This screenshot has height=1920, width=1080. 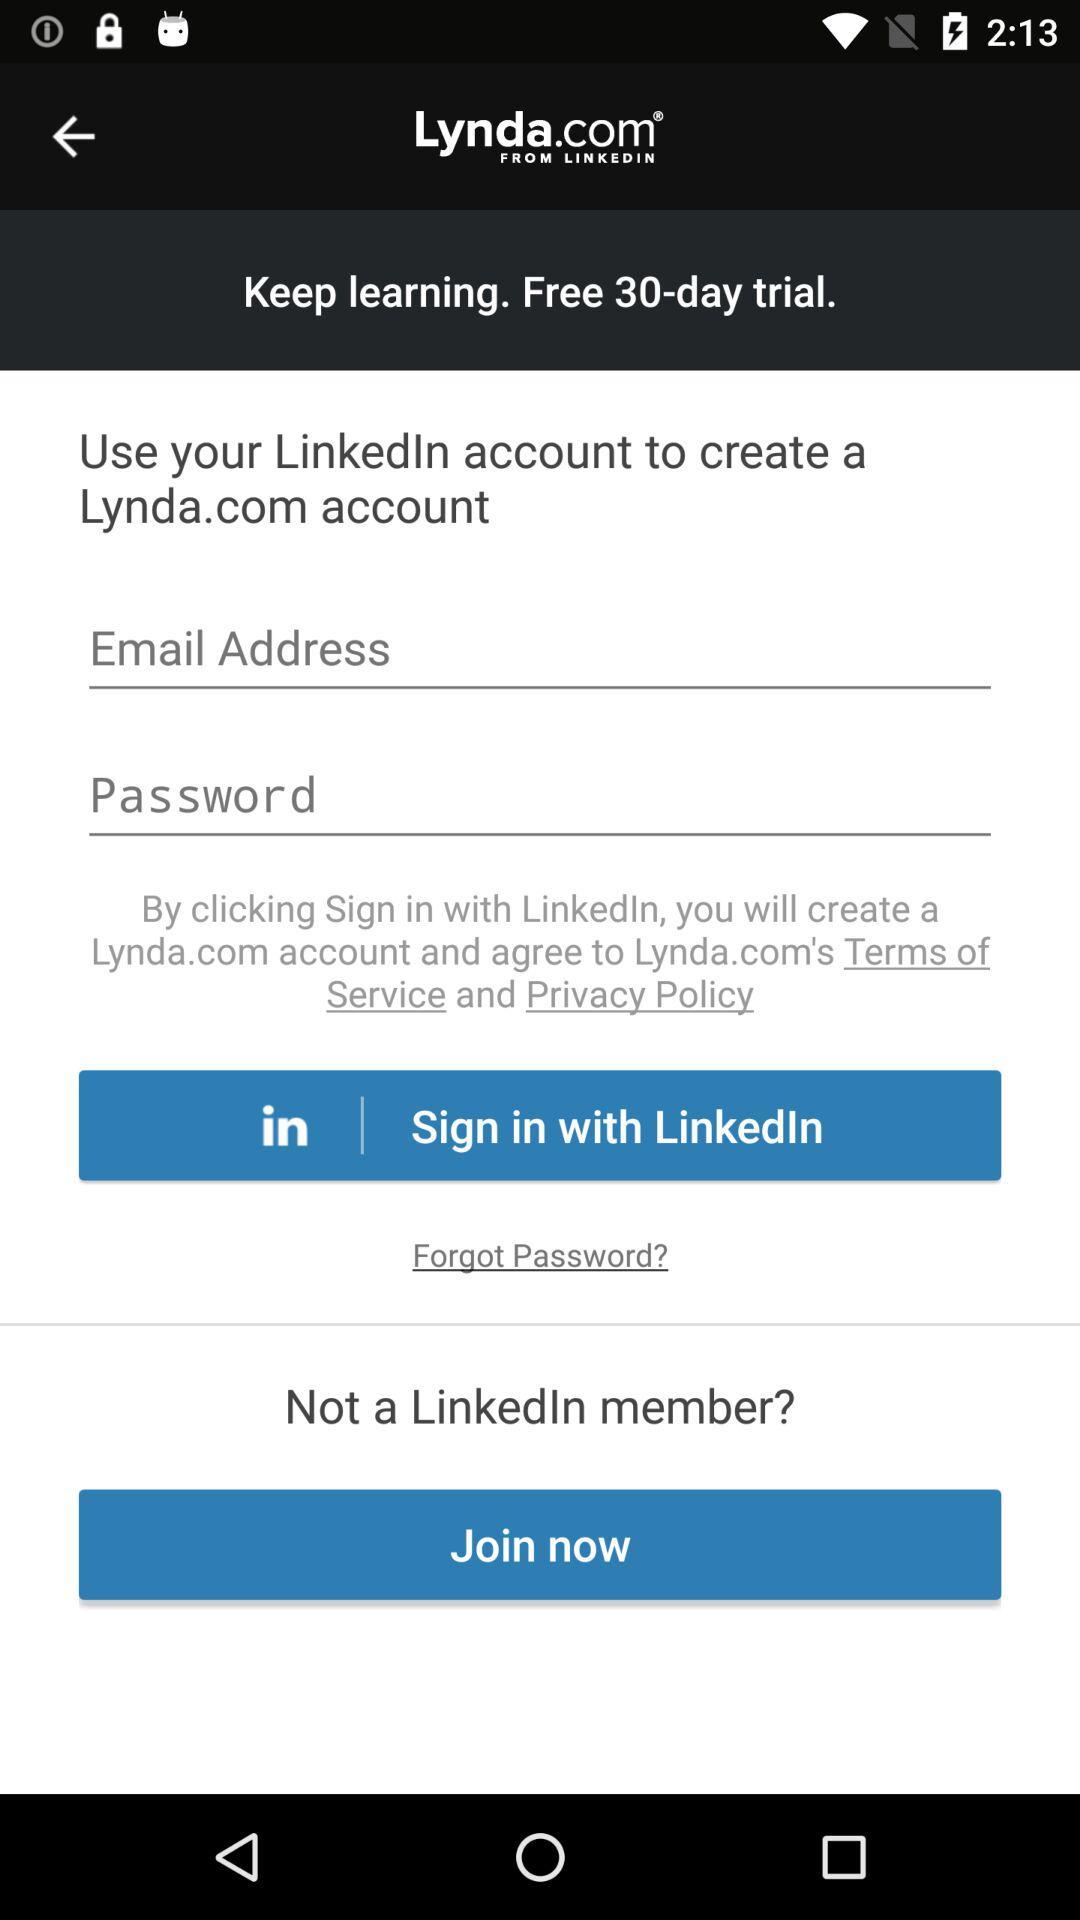 I want to click on the join now at the bottom of the page, so click(x=540, y=1544).